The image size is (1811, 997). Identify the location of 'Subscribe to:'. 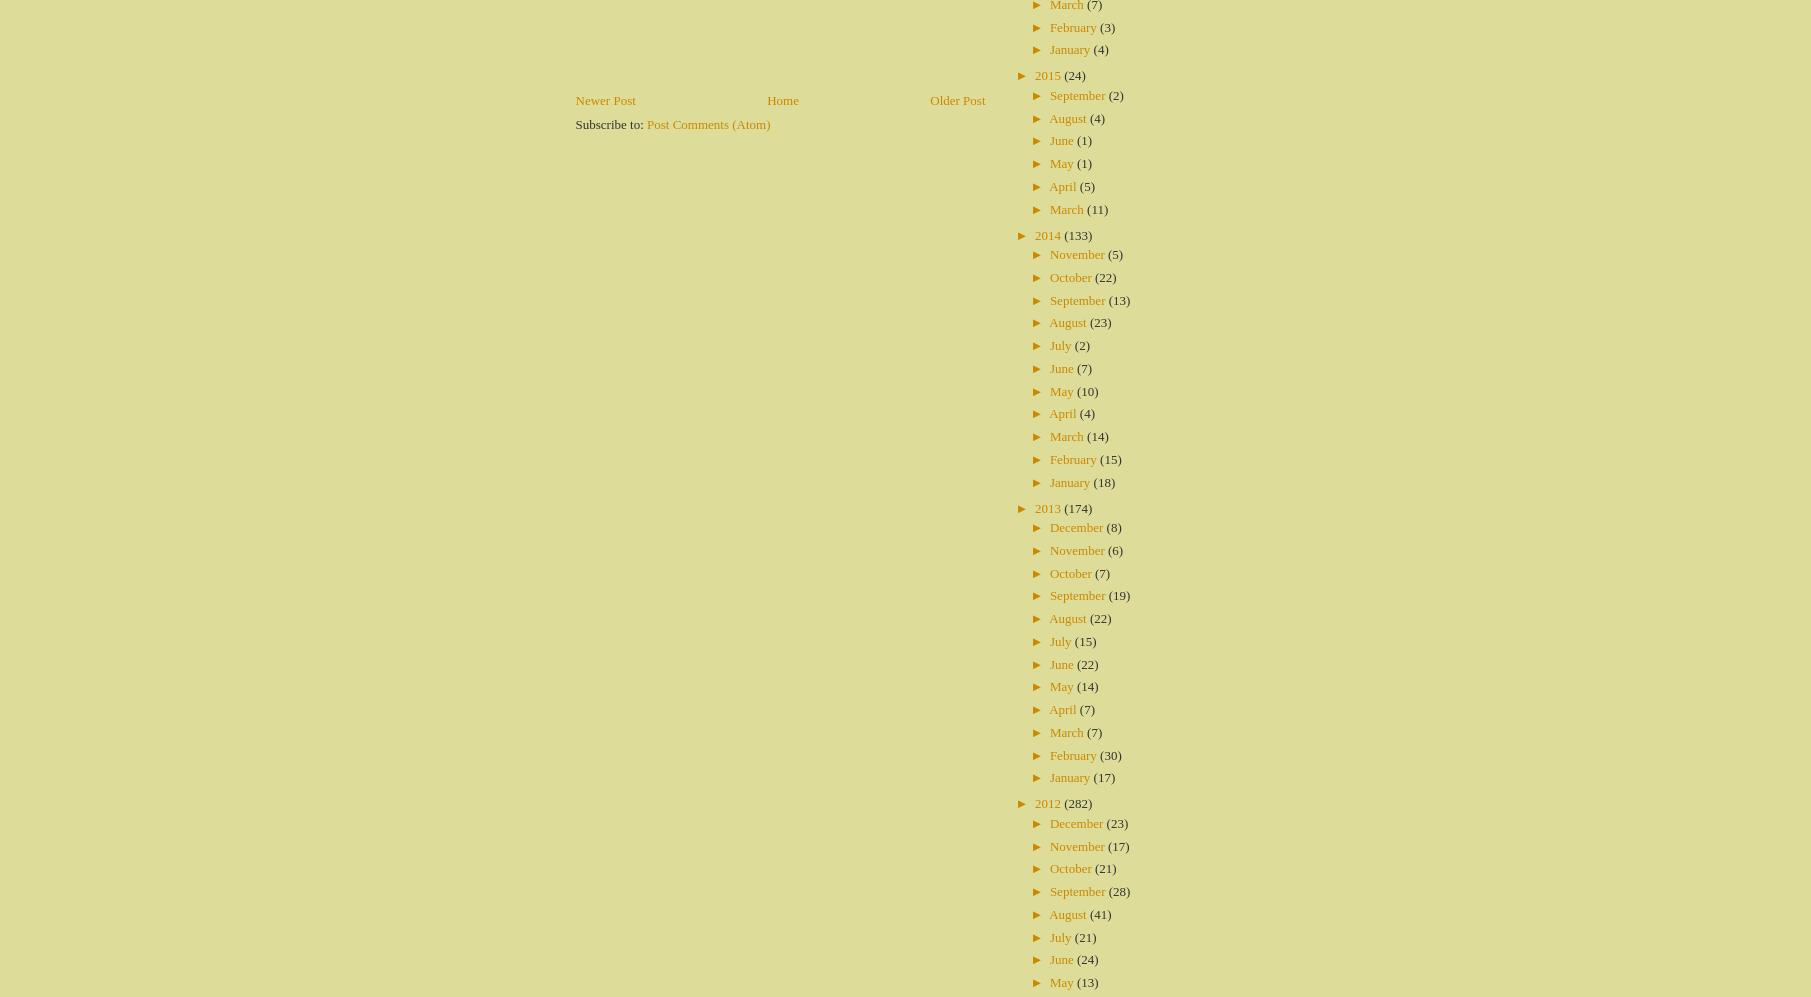
(611, 123).